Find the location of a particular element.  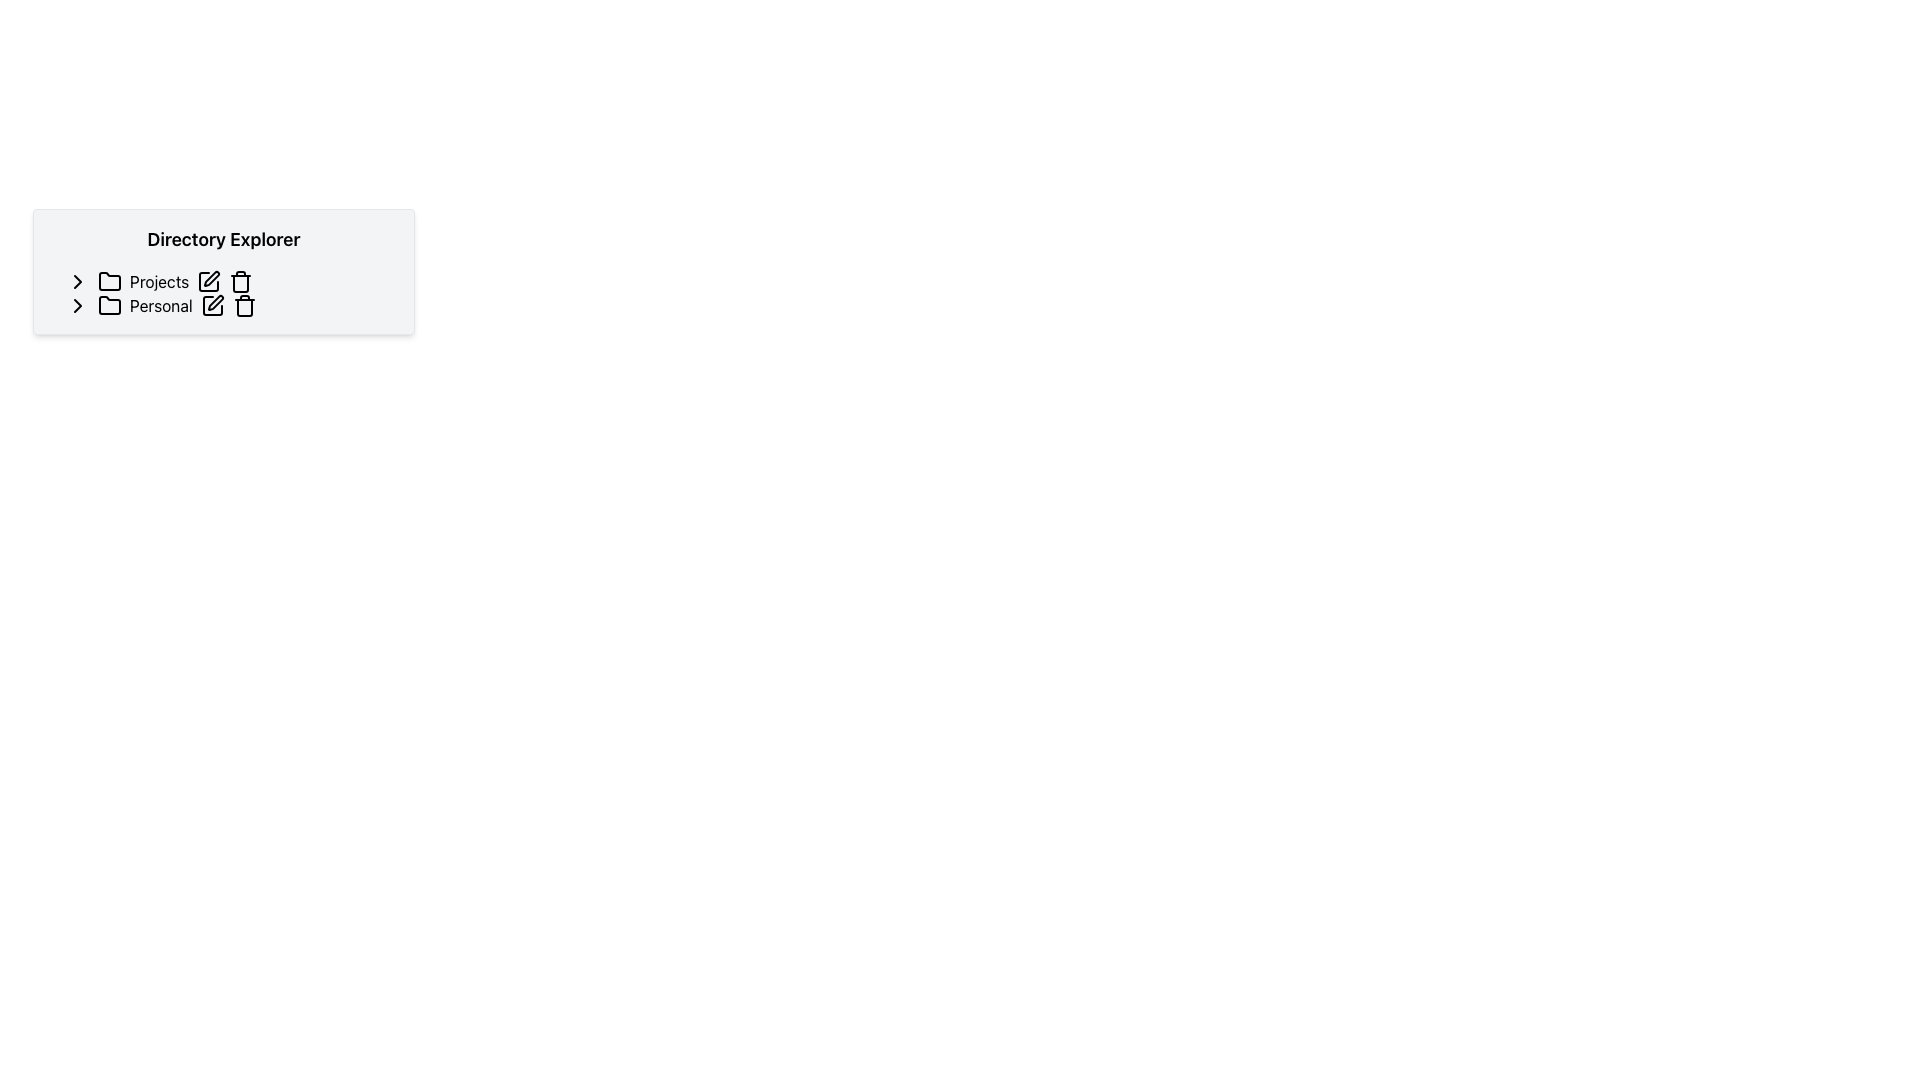

the folder icon located in the 'Directory Explorer' interface next to the text labeled 'Projects' as a visual cue is located at coordinates (109, 281).